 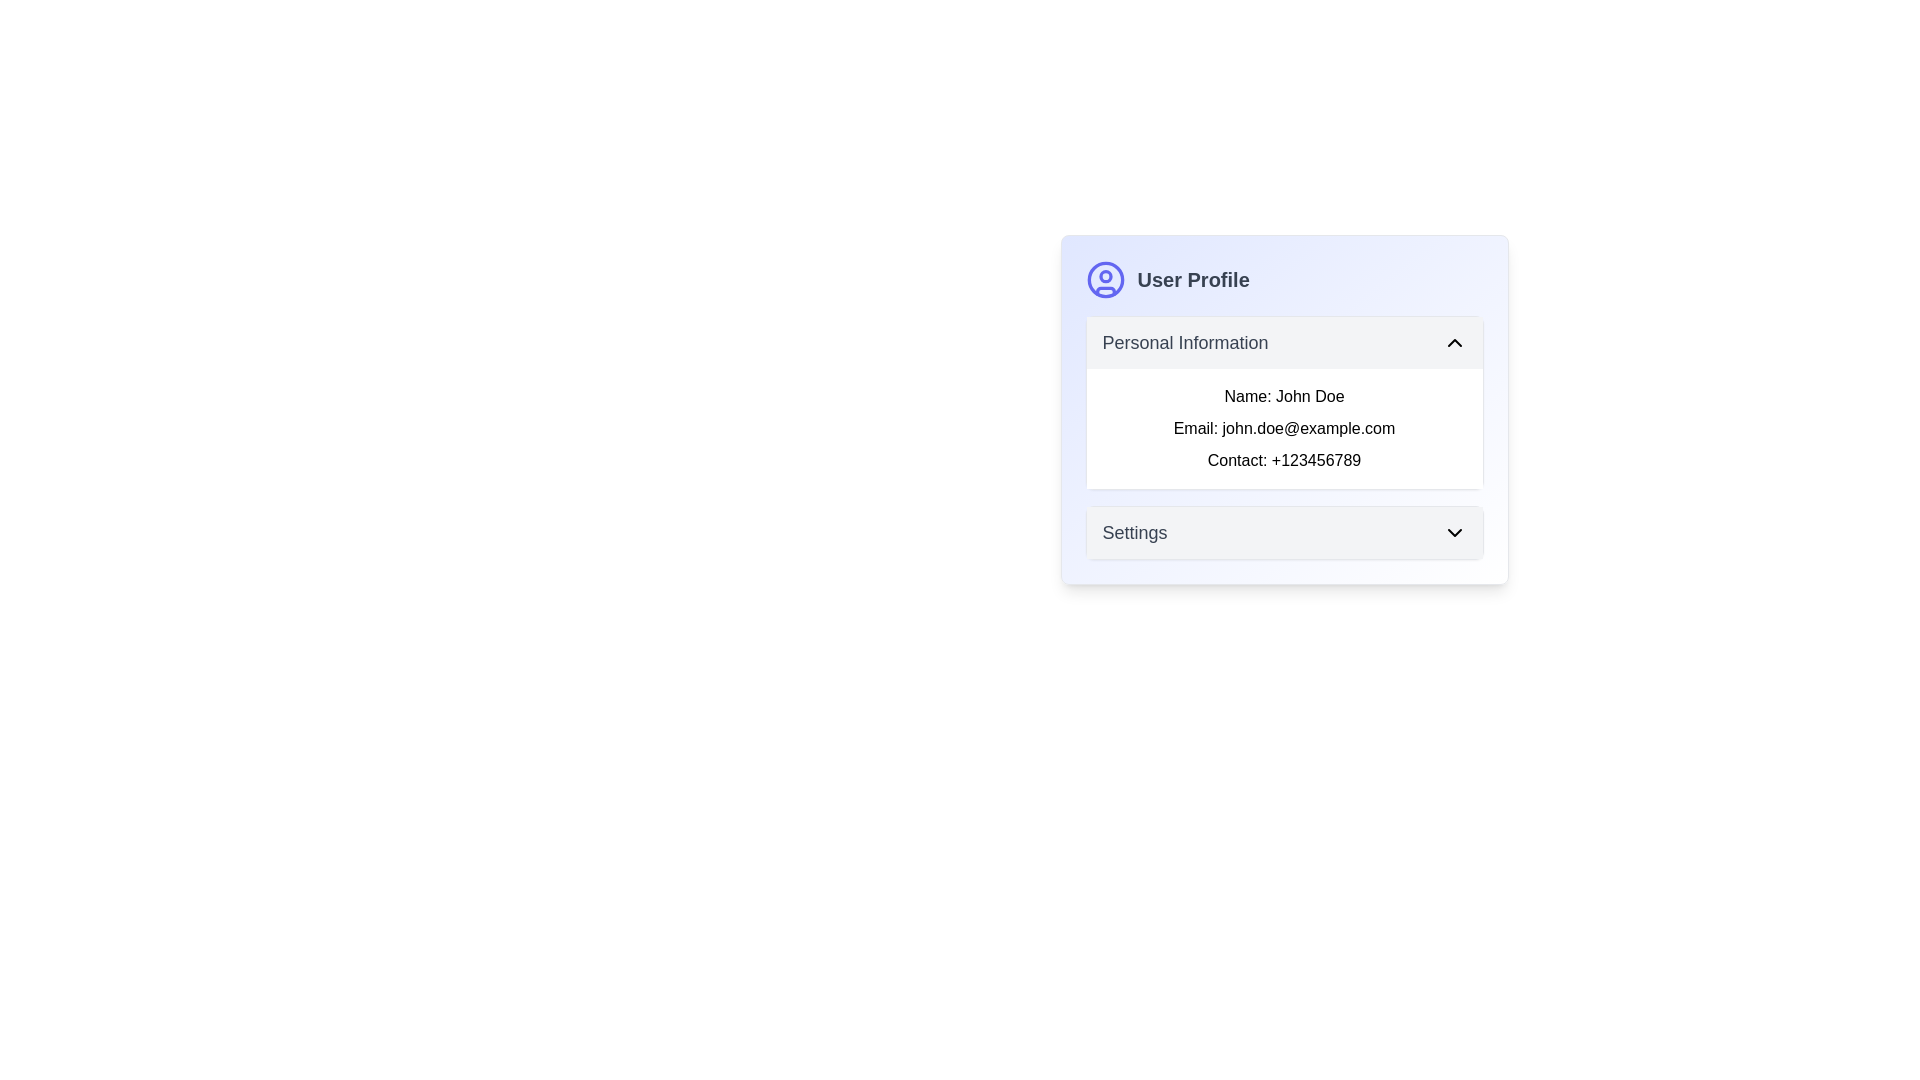 I want to click on the 'Settings' text label element, which is a medium-sized gray text located in the settings section of the UI, within a card-like component, so click(x=1135, y=531).